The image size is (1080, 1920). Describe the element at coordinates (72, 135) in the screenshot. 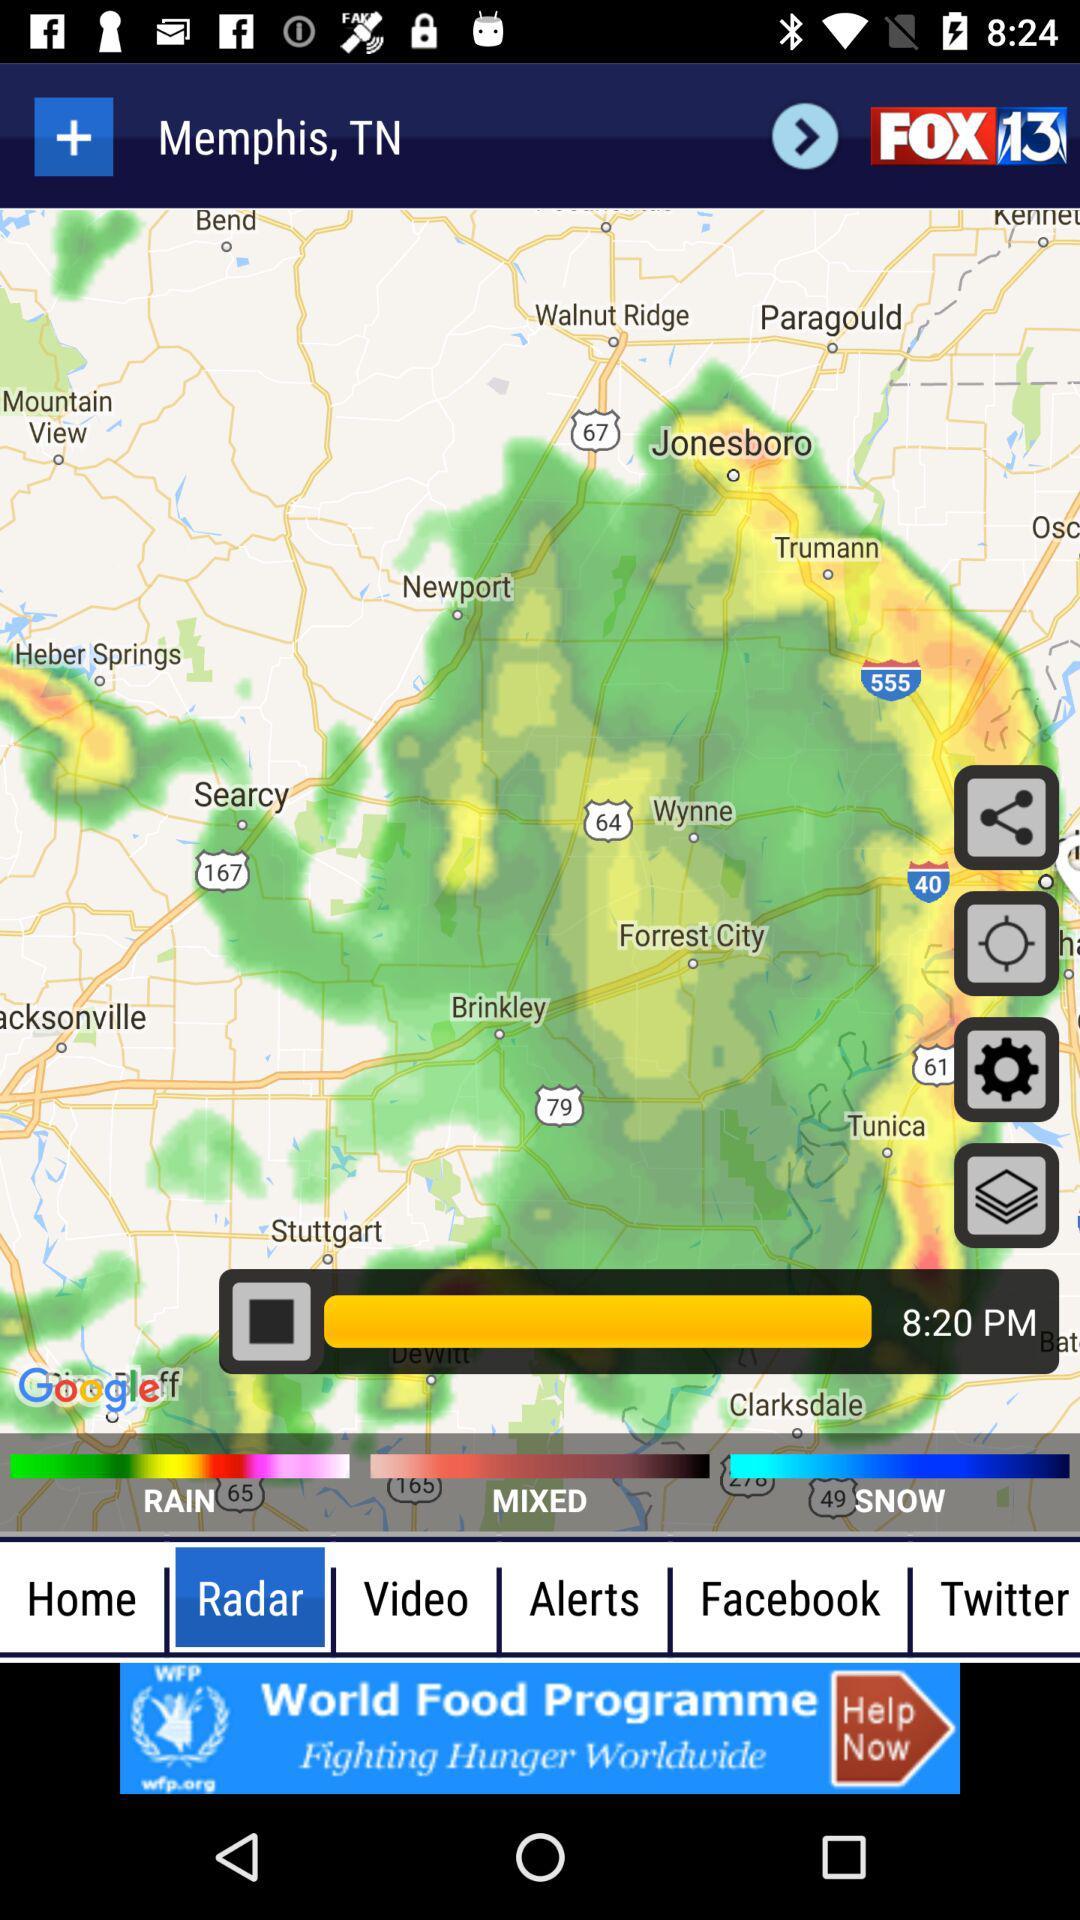

I see `the add icon` at that location.